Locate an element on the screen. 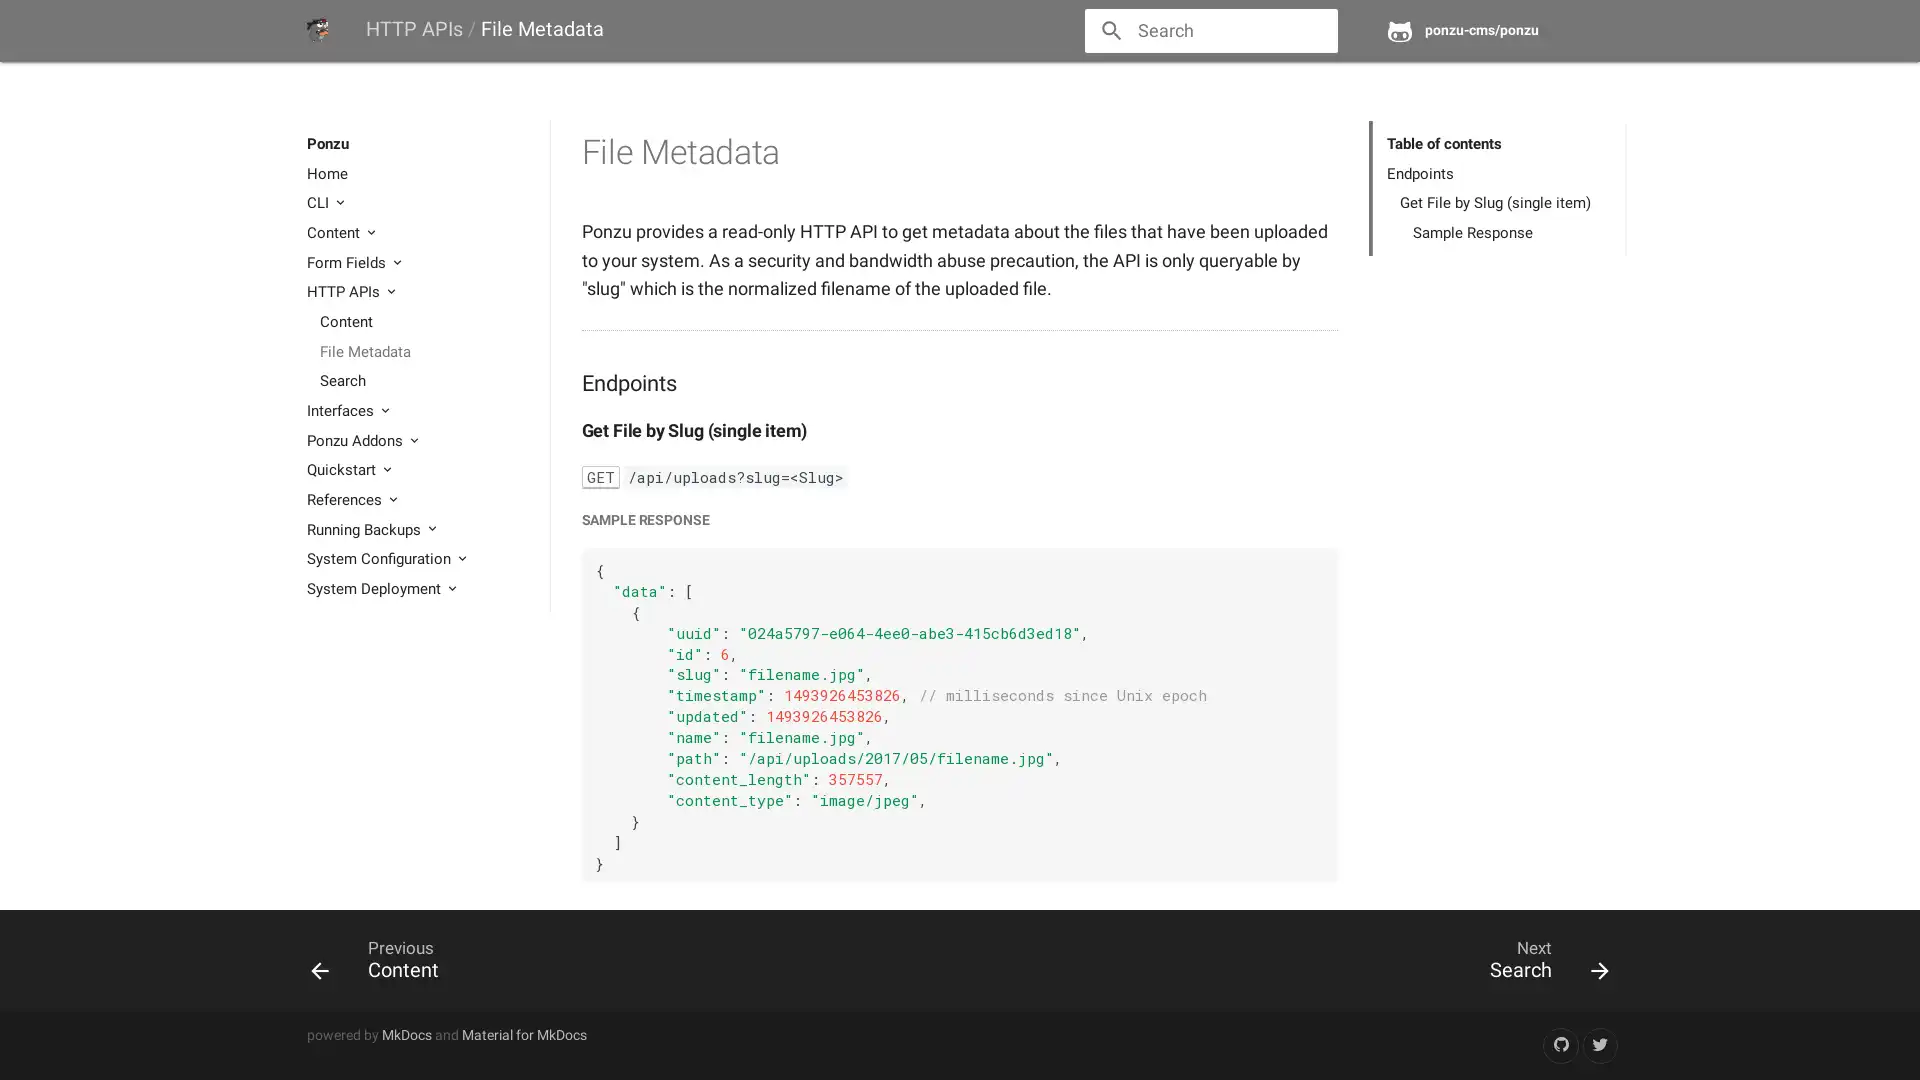 This screenshot has width=1920, height=1080. close is located at coordinates (1311, 30).